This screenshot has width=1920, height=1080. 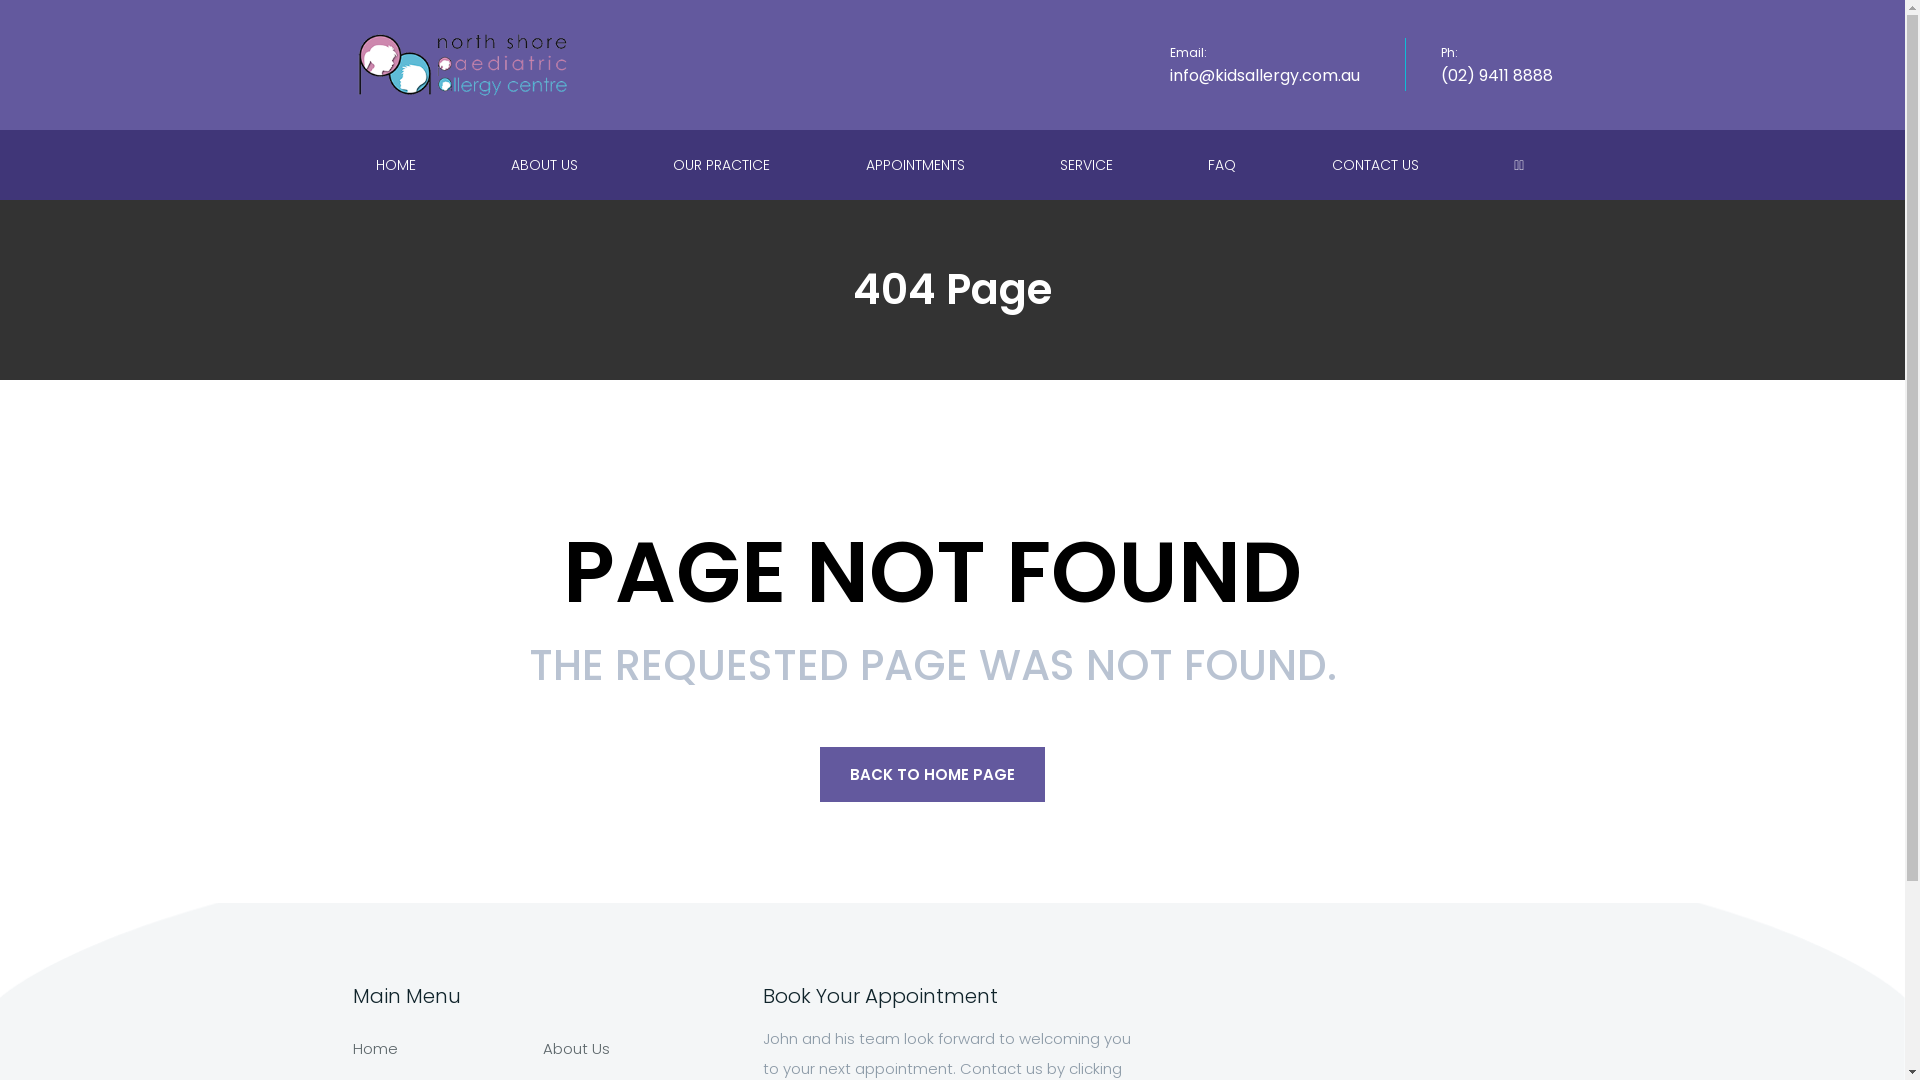 What do you see at coordinates (1223, 164) in the screenshot?
I see `'FAQ'` at bounding box center [1223, 164].